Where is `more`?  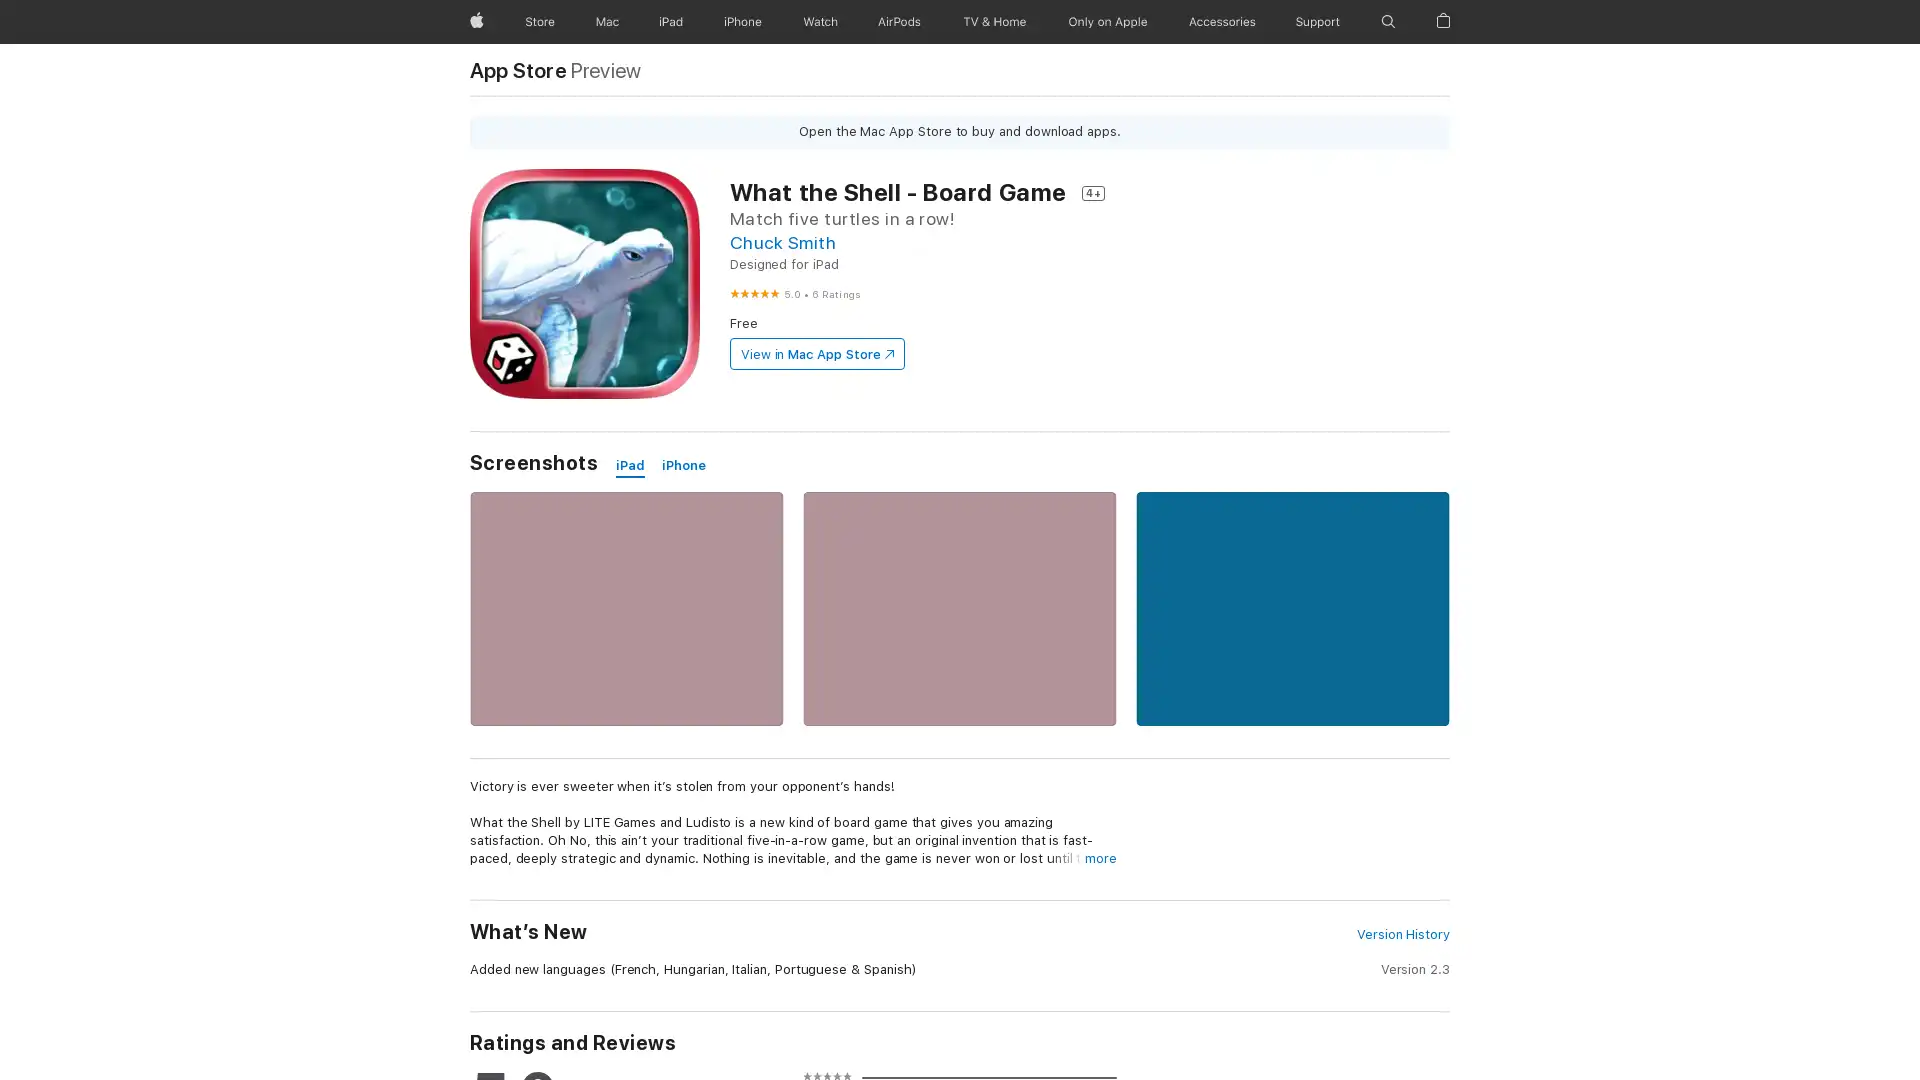 more is located at coordinates (1099, 858).